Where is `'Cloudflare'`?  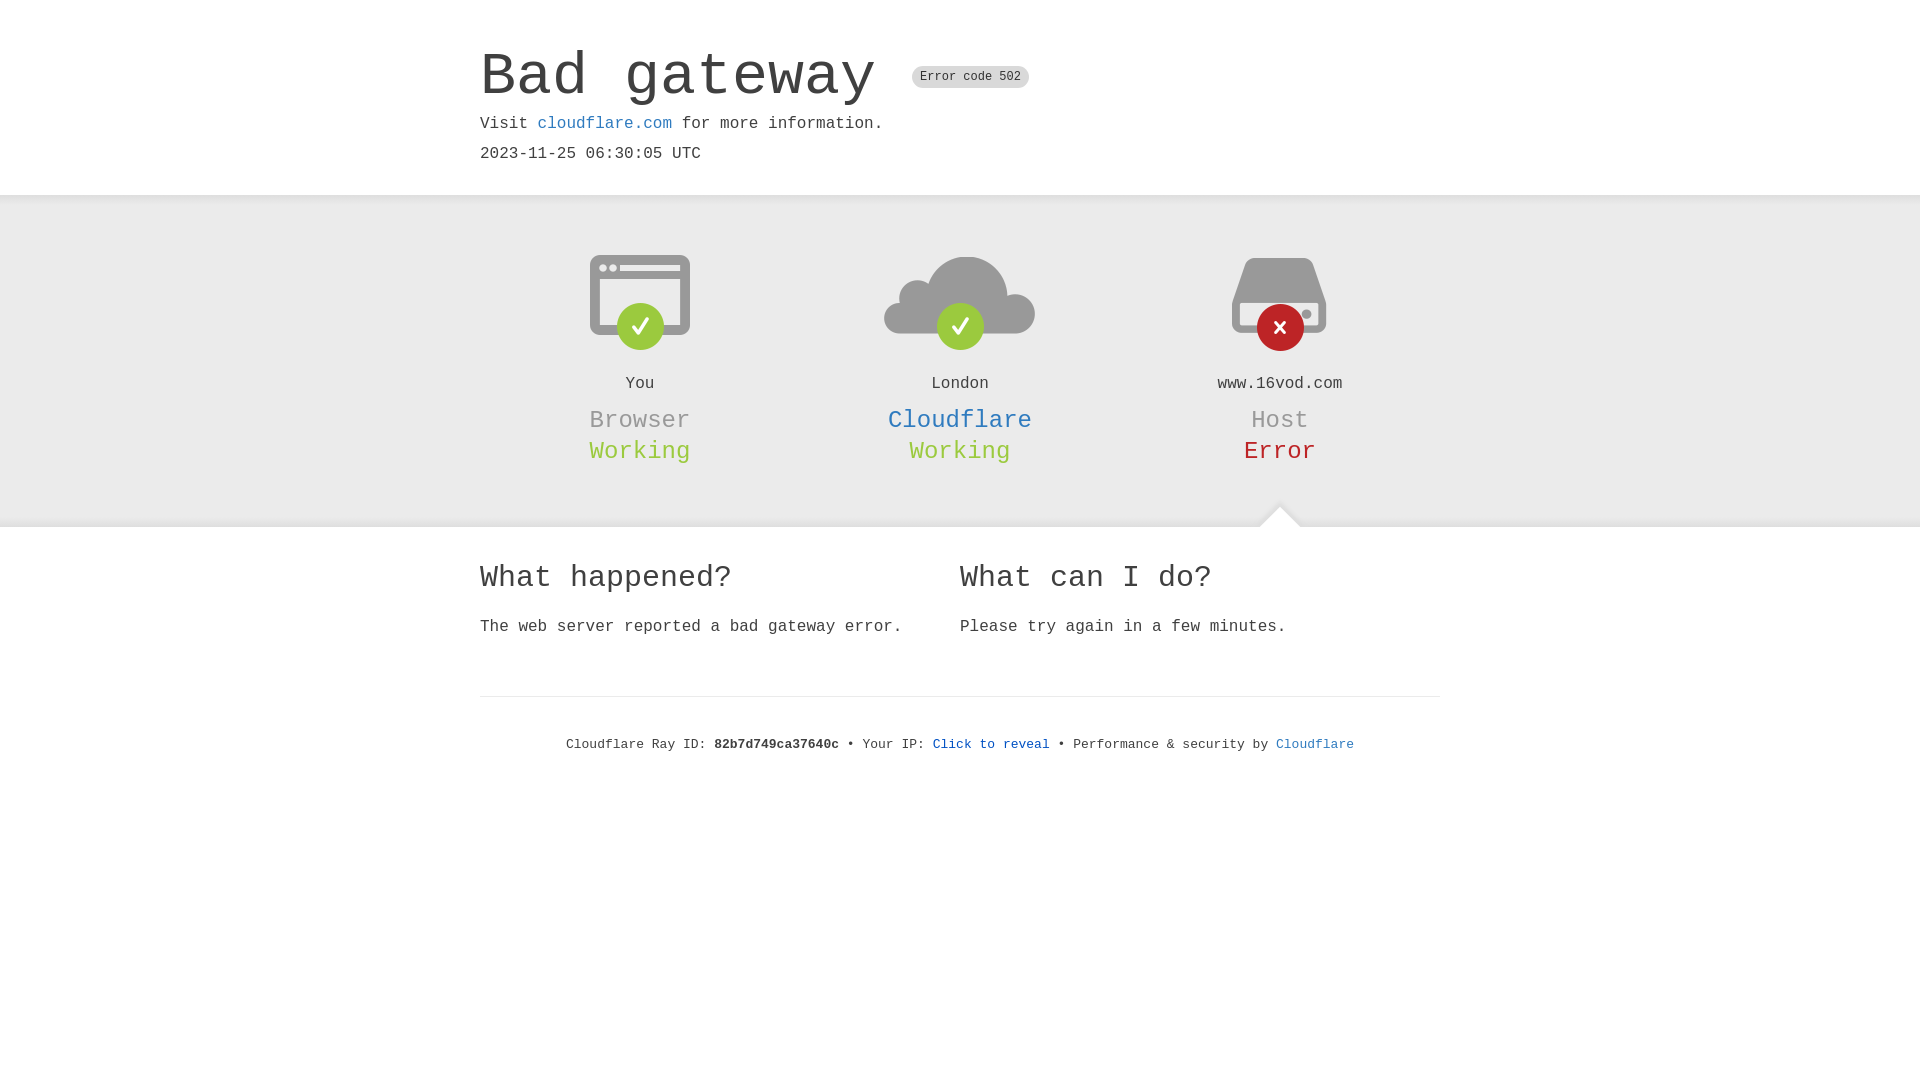
'Cloudflare' is located at coordinates (1275, 744).